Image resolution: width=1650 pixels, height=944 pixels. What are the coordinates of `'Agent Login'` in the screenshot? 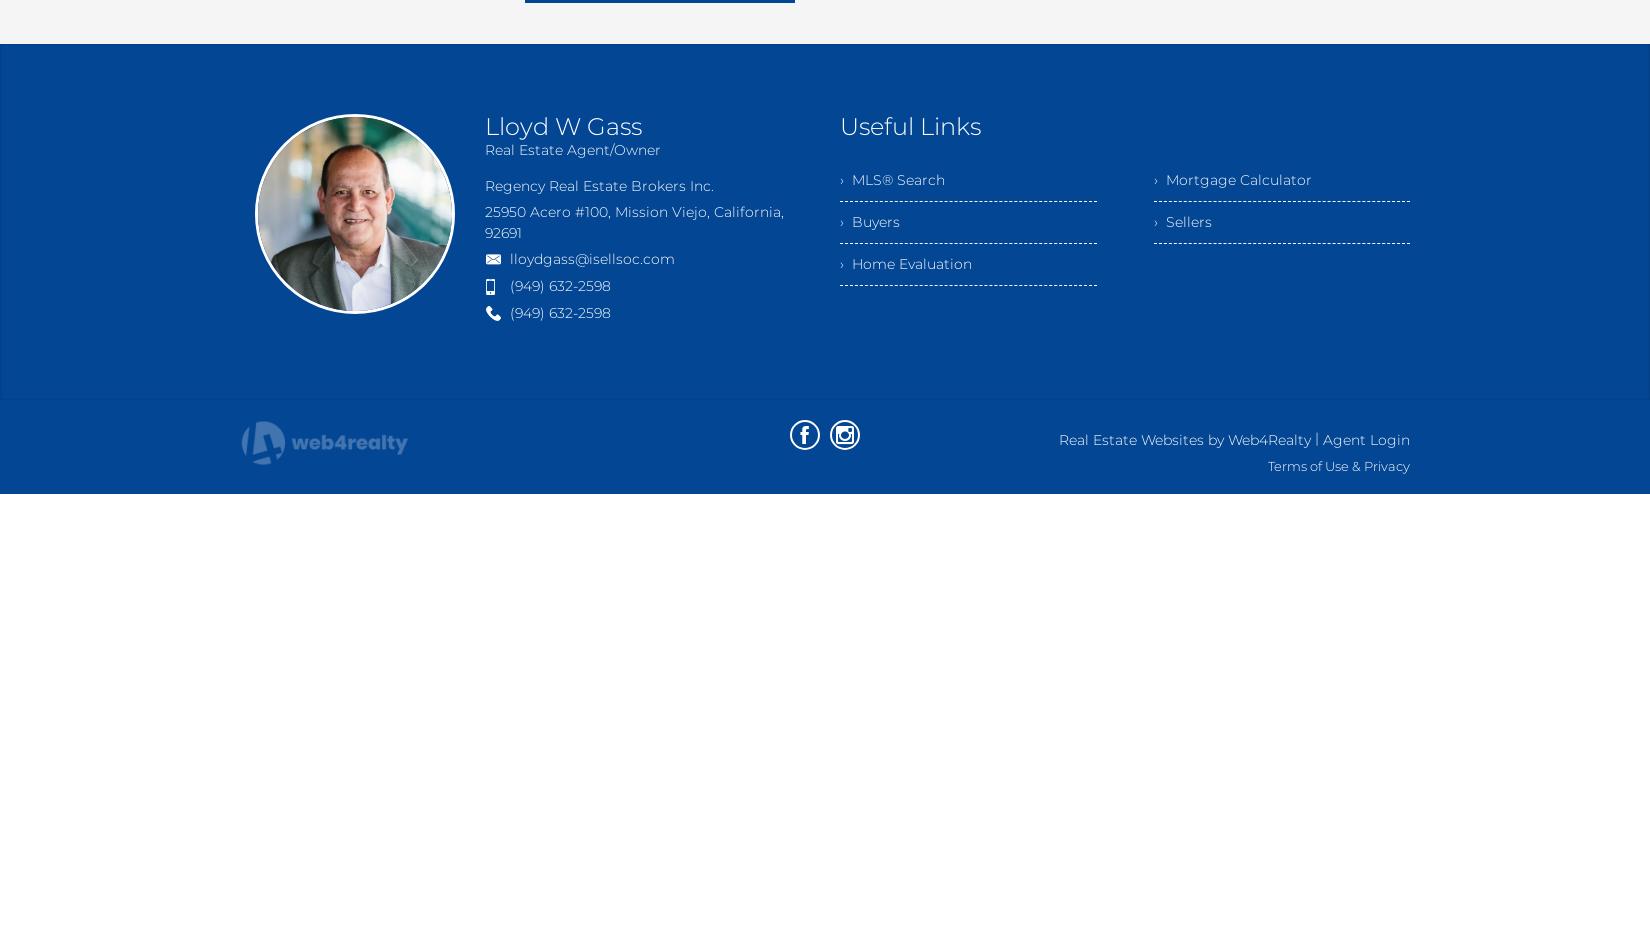 It's located at (1365, 437).